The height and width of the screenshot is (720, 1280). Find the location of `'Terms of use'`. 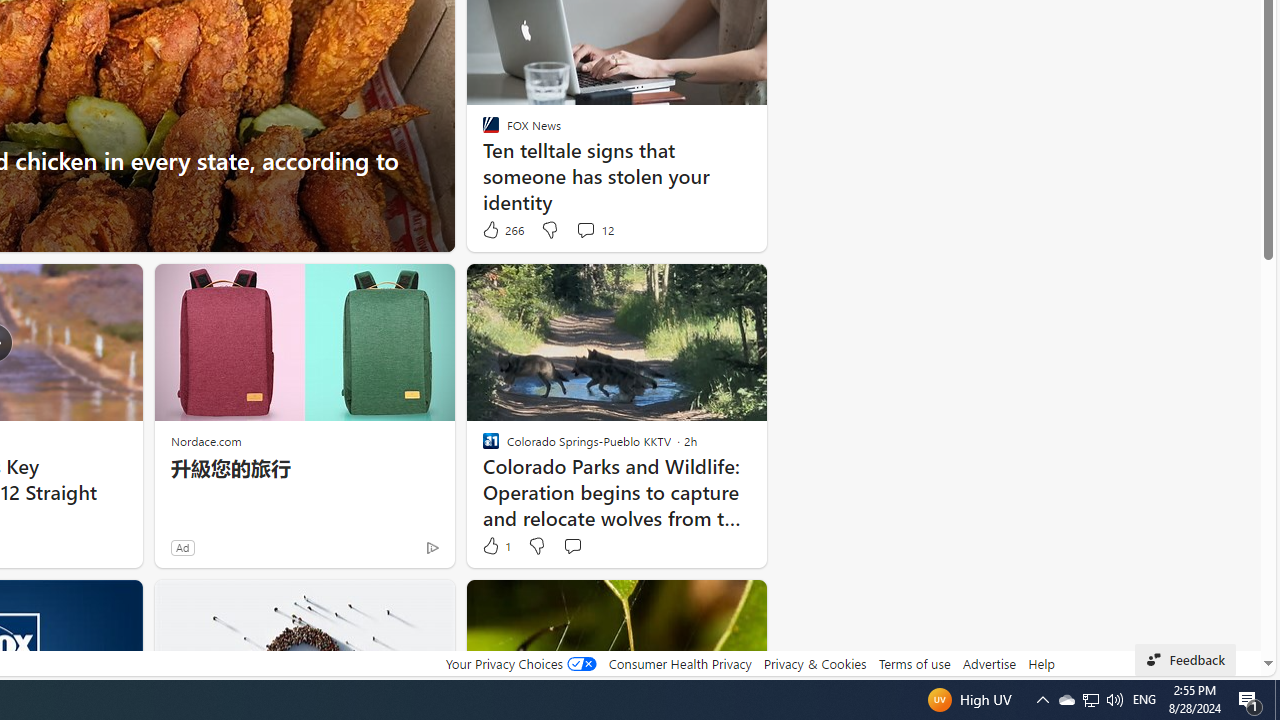

'Terms of use' is located at coordinates (913, 663).